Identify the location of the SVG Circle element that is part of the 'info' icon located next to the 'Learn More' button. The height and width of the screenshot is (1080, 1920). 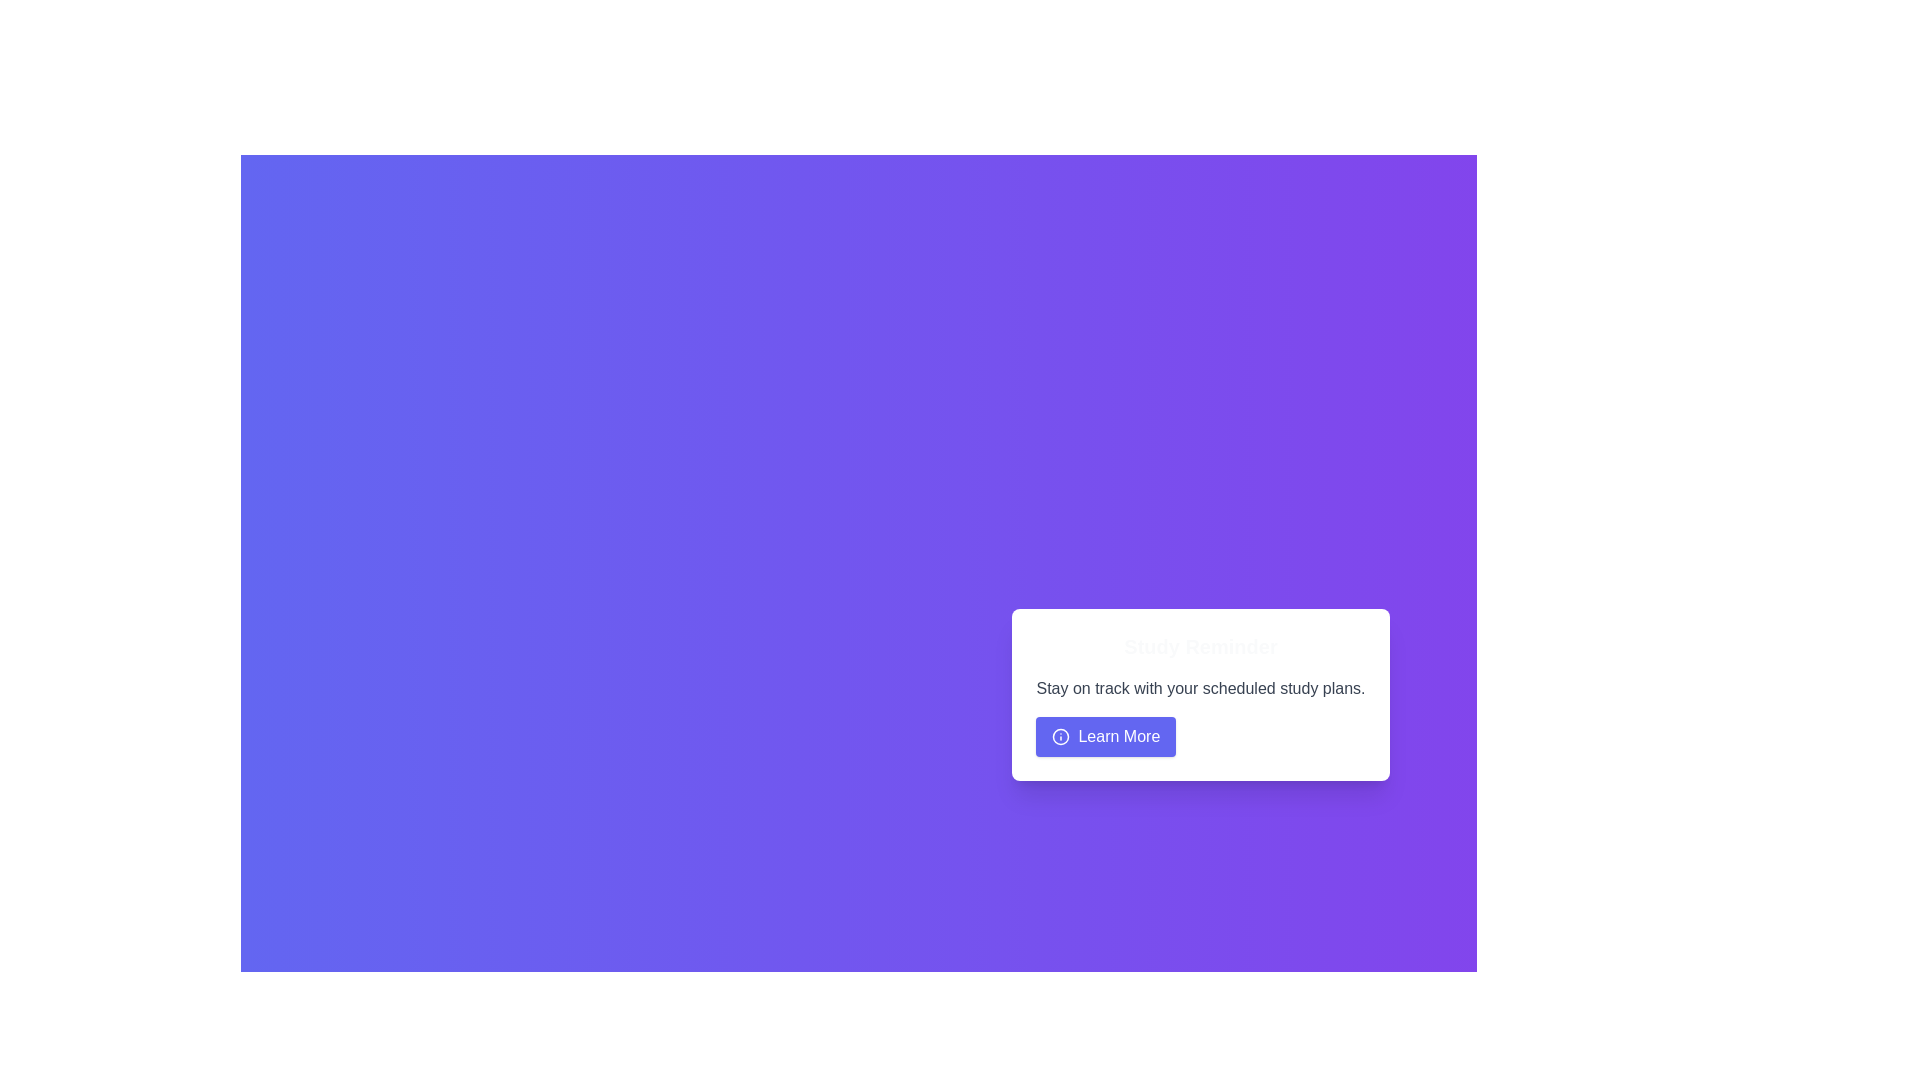
(1060, 736).